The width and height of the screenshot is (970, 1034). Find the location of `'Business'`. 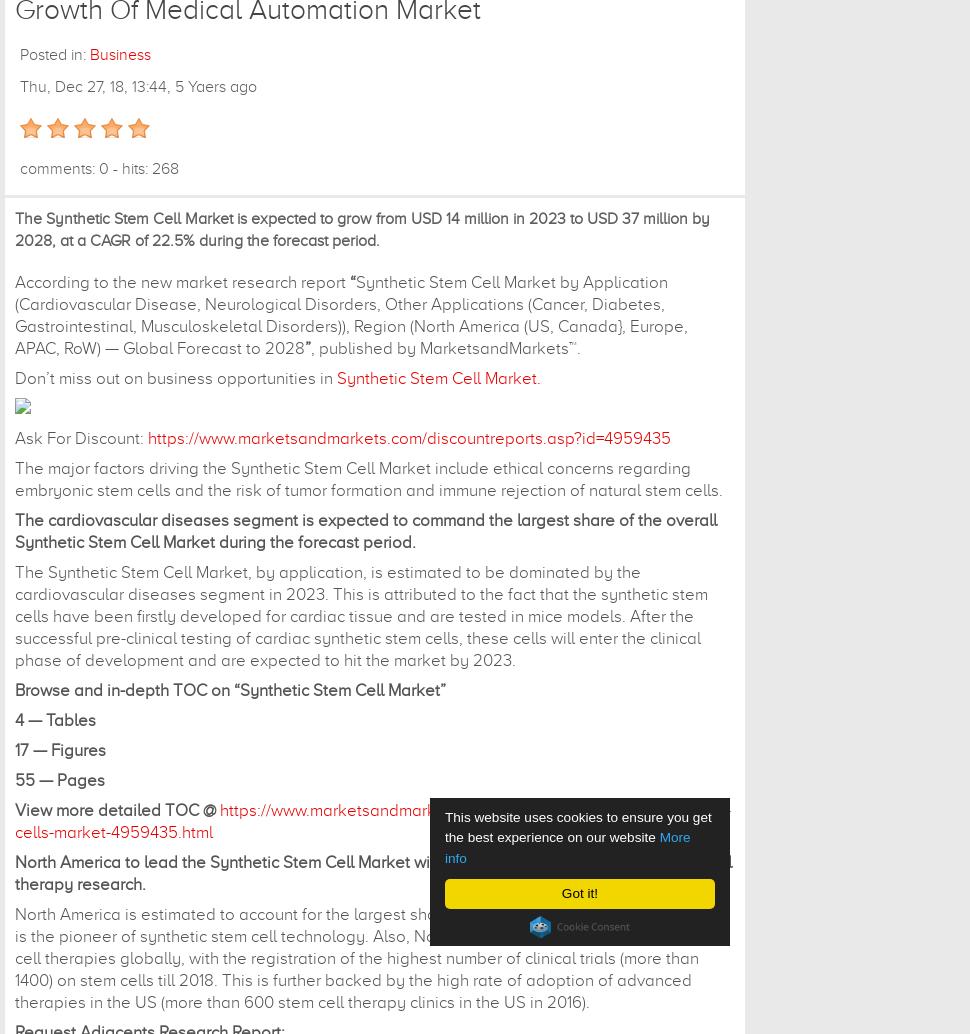

'Business' is located at coordinates (120, 54).